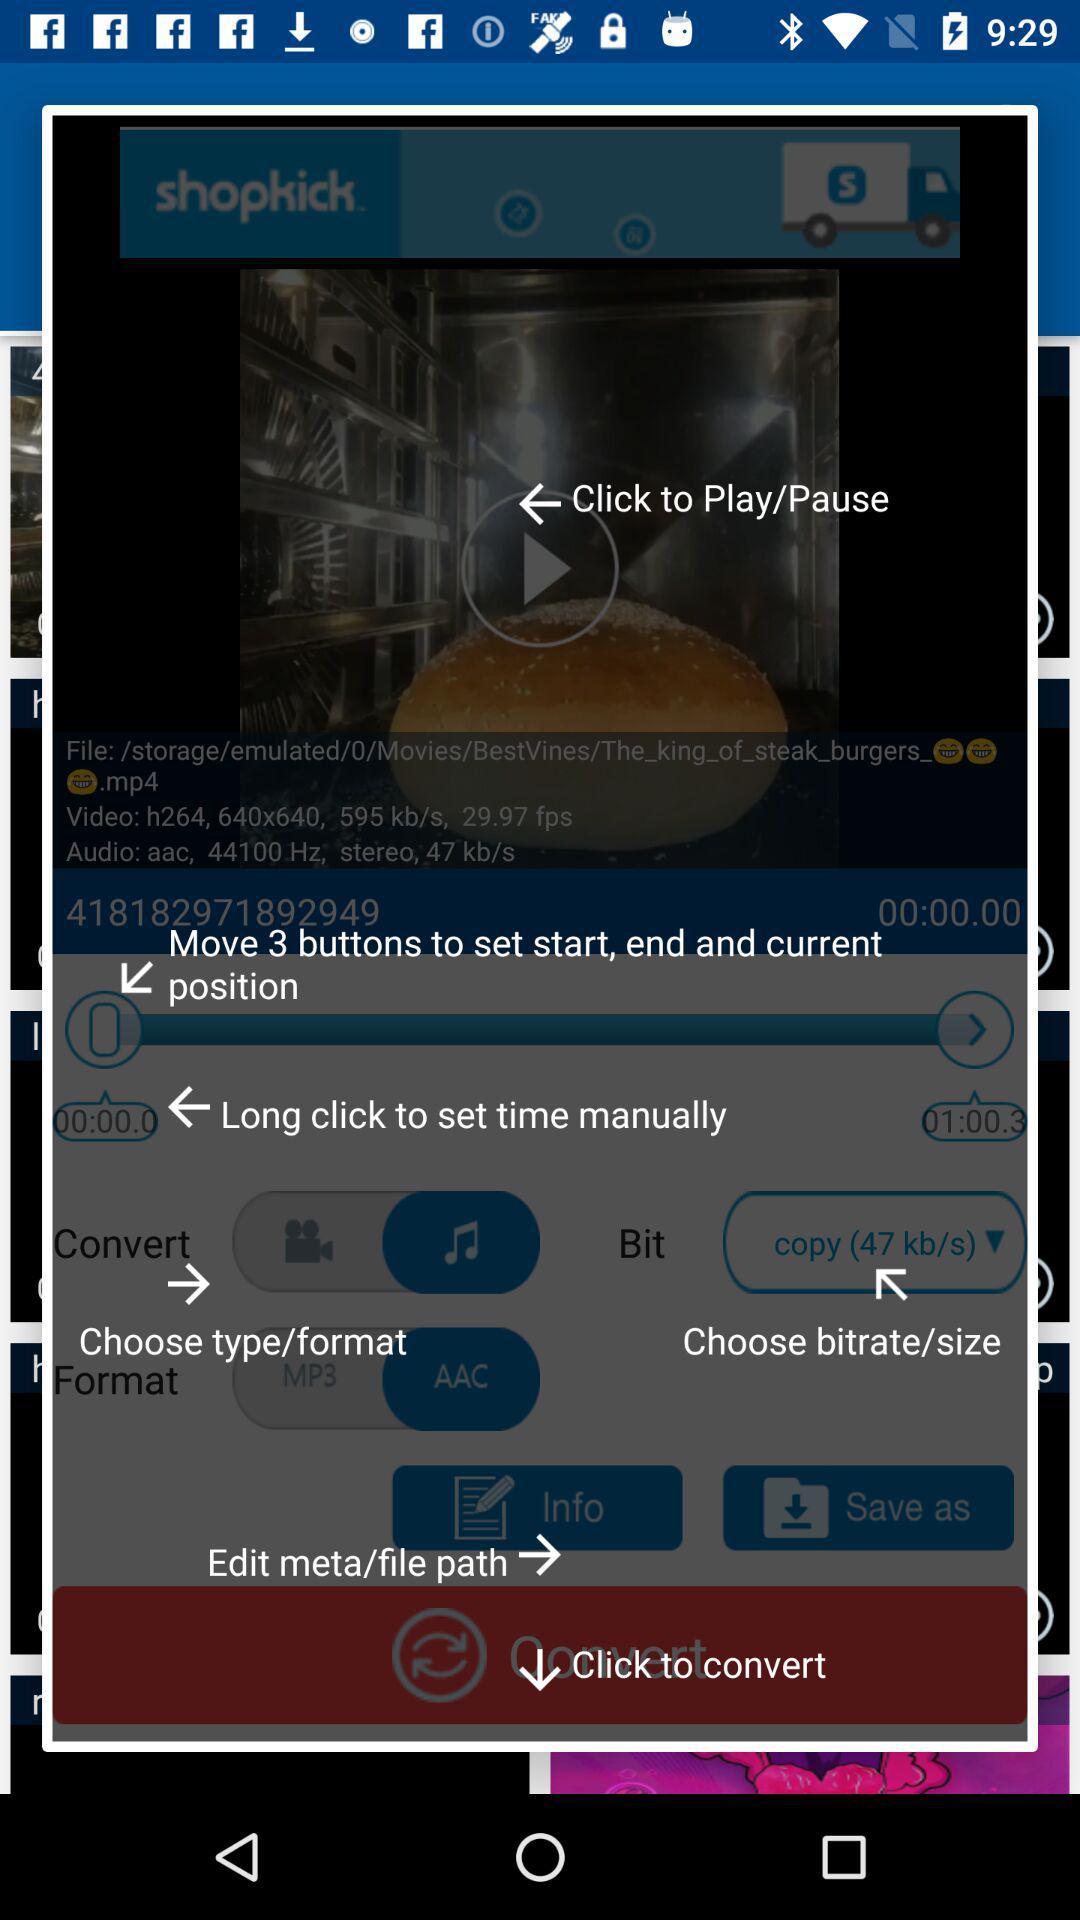  What do you see at coordinates (535, 1508) in the screenshot?
I see `editing button` at bounding box center [535, 1508].